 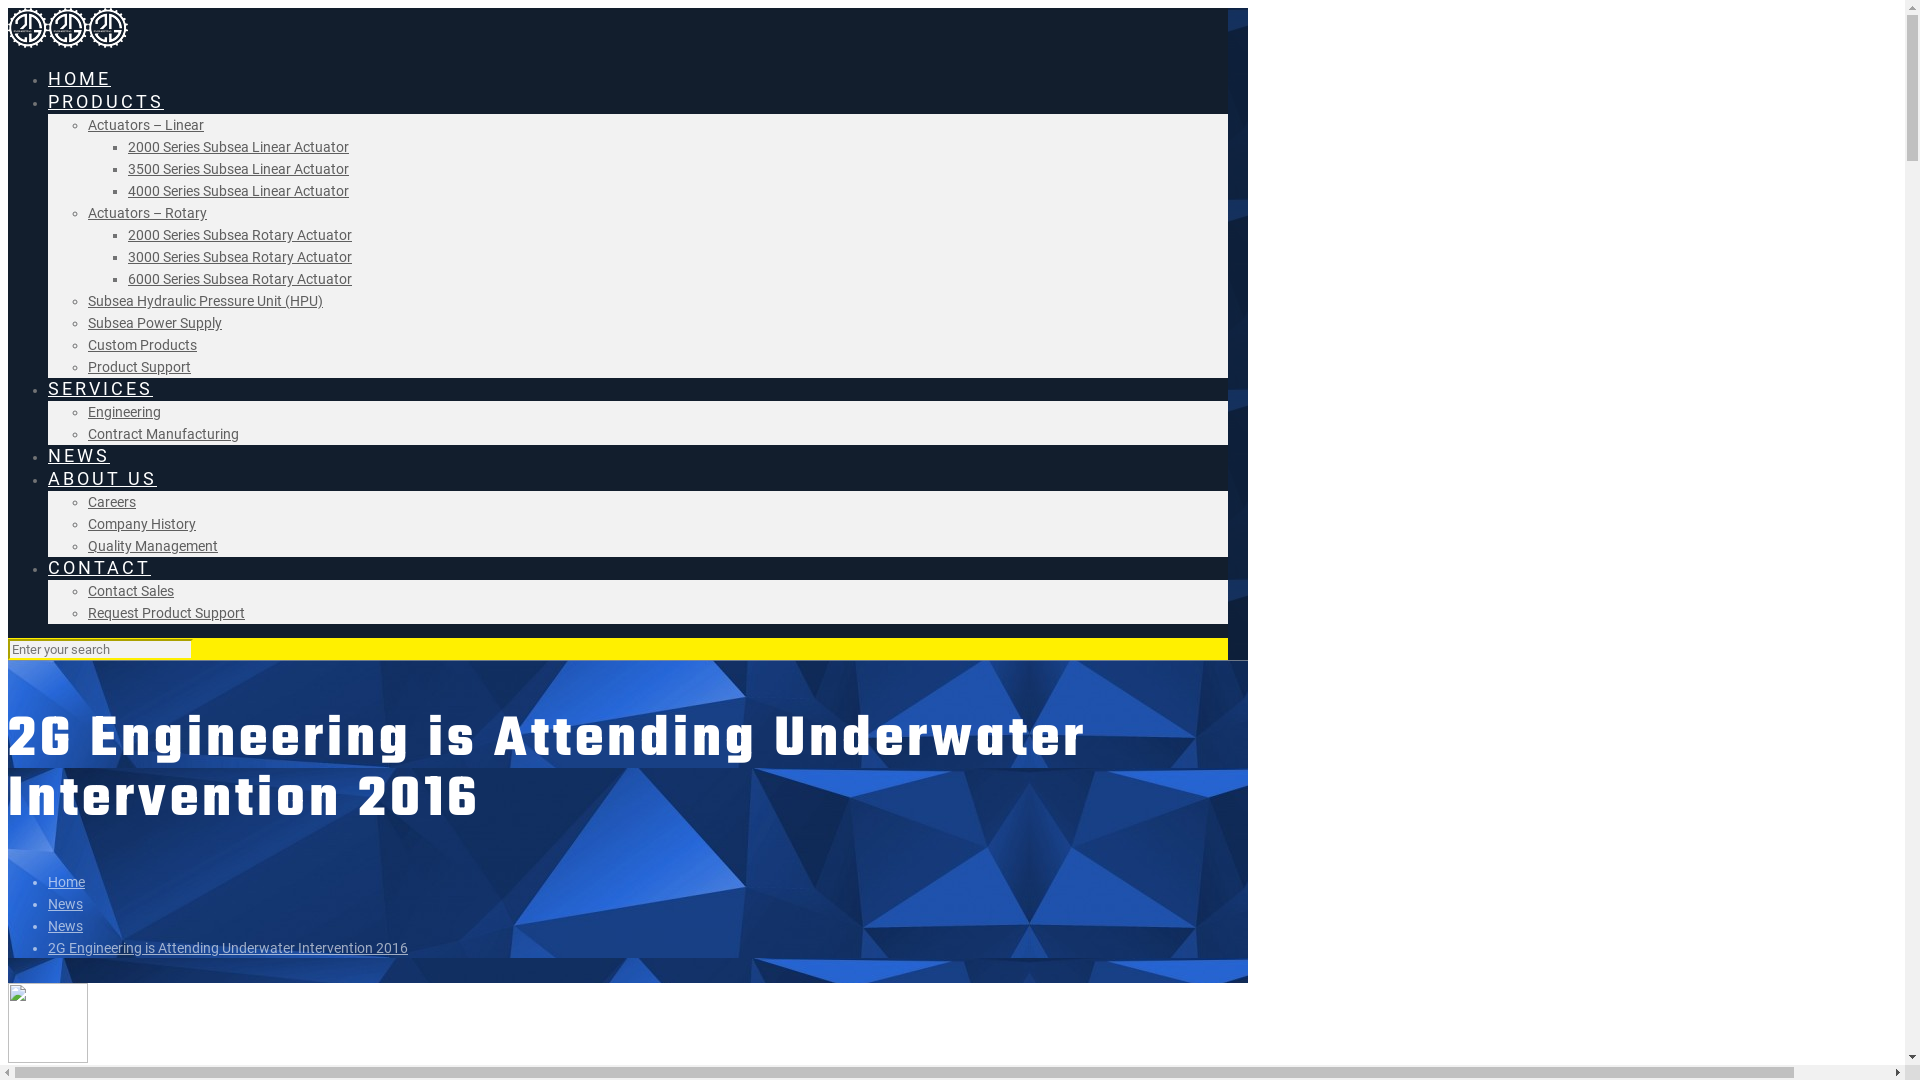 What do you see at coordinates (99, 388) in the screenshot?
I see `'SERVICES'` at bounding box center [99, 388].